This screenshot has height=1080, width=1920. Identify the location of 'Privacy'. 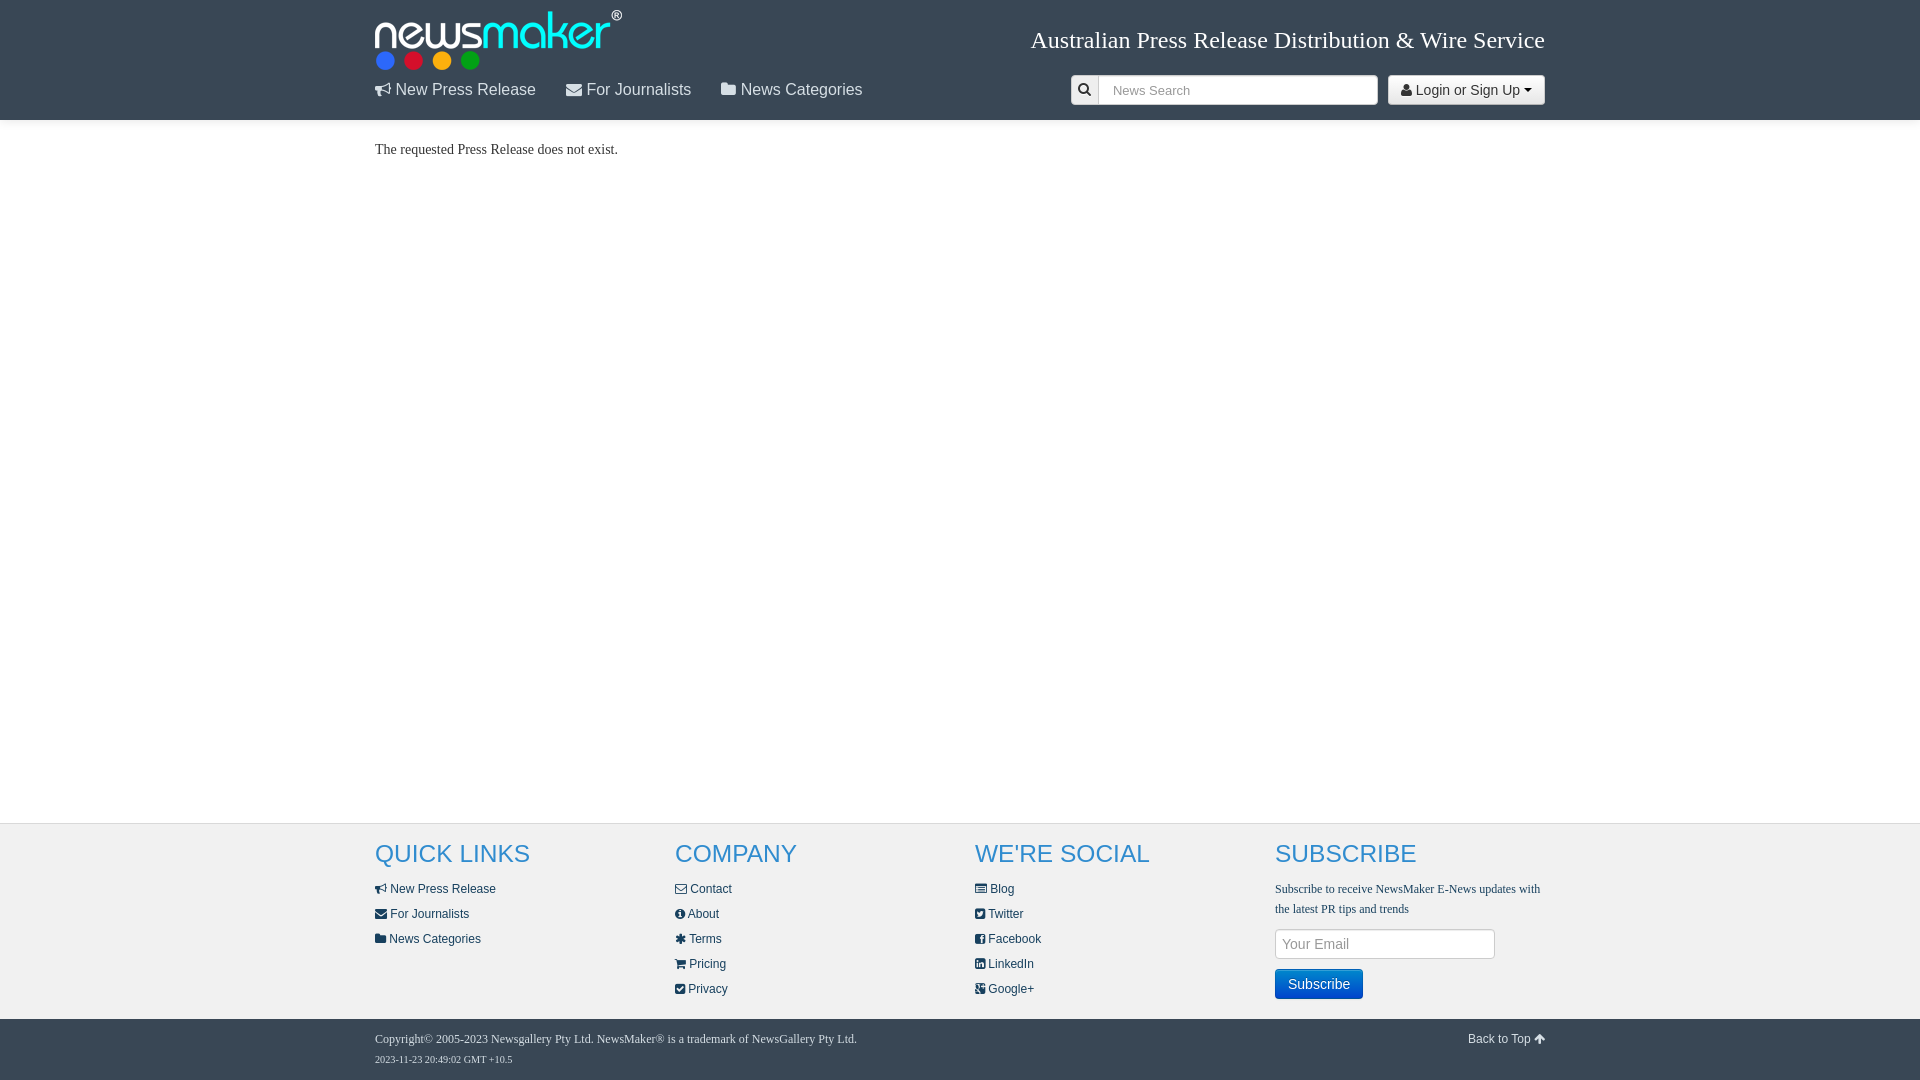
(675, 987).